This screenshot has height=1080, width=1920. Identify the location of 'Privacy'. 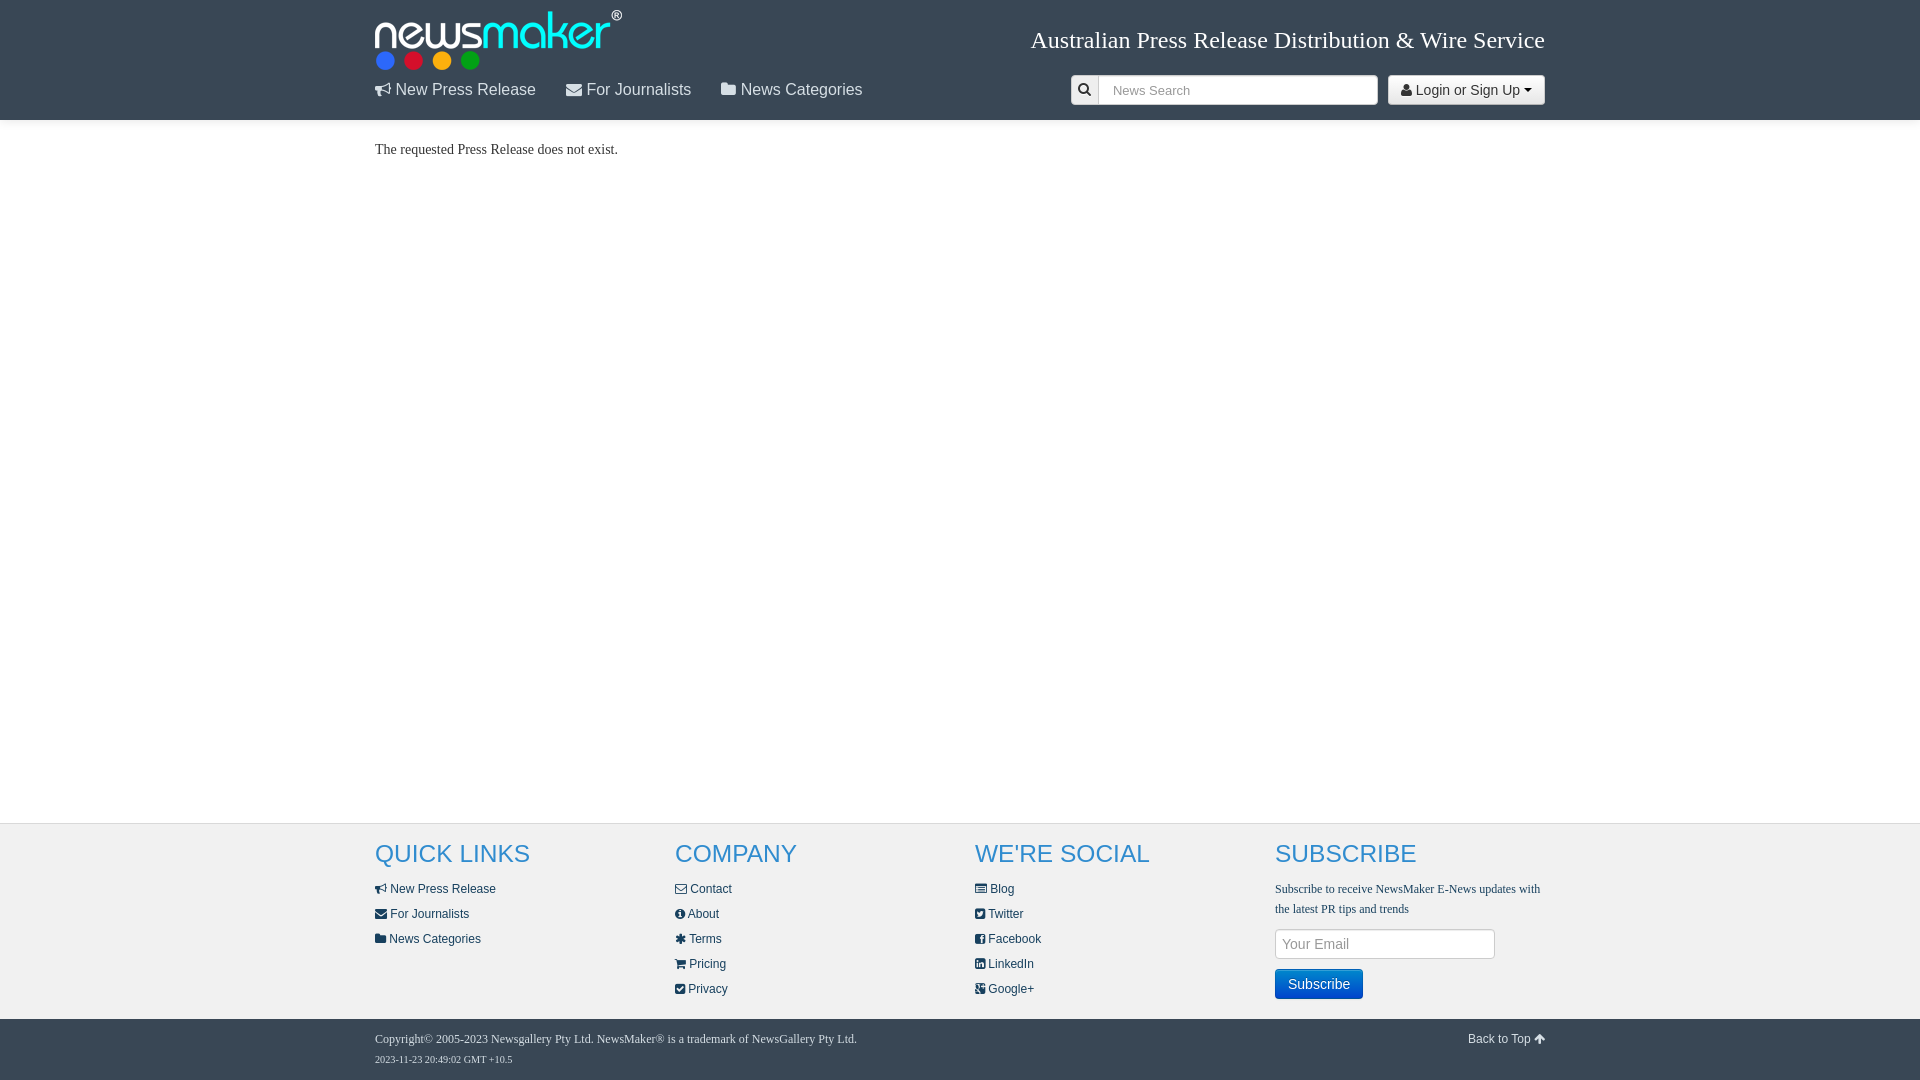
(675, 987).